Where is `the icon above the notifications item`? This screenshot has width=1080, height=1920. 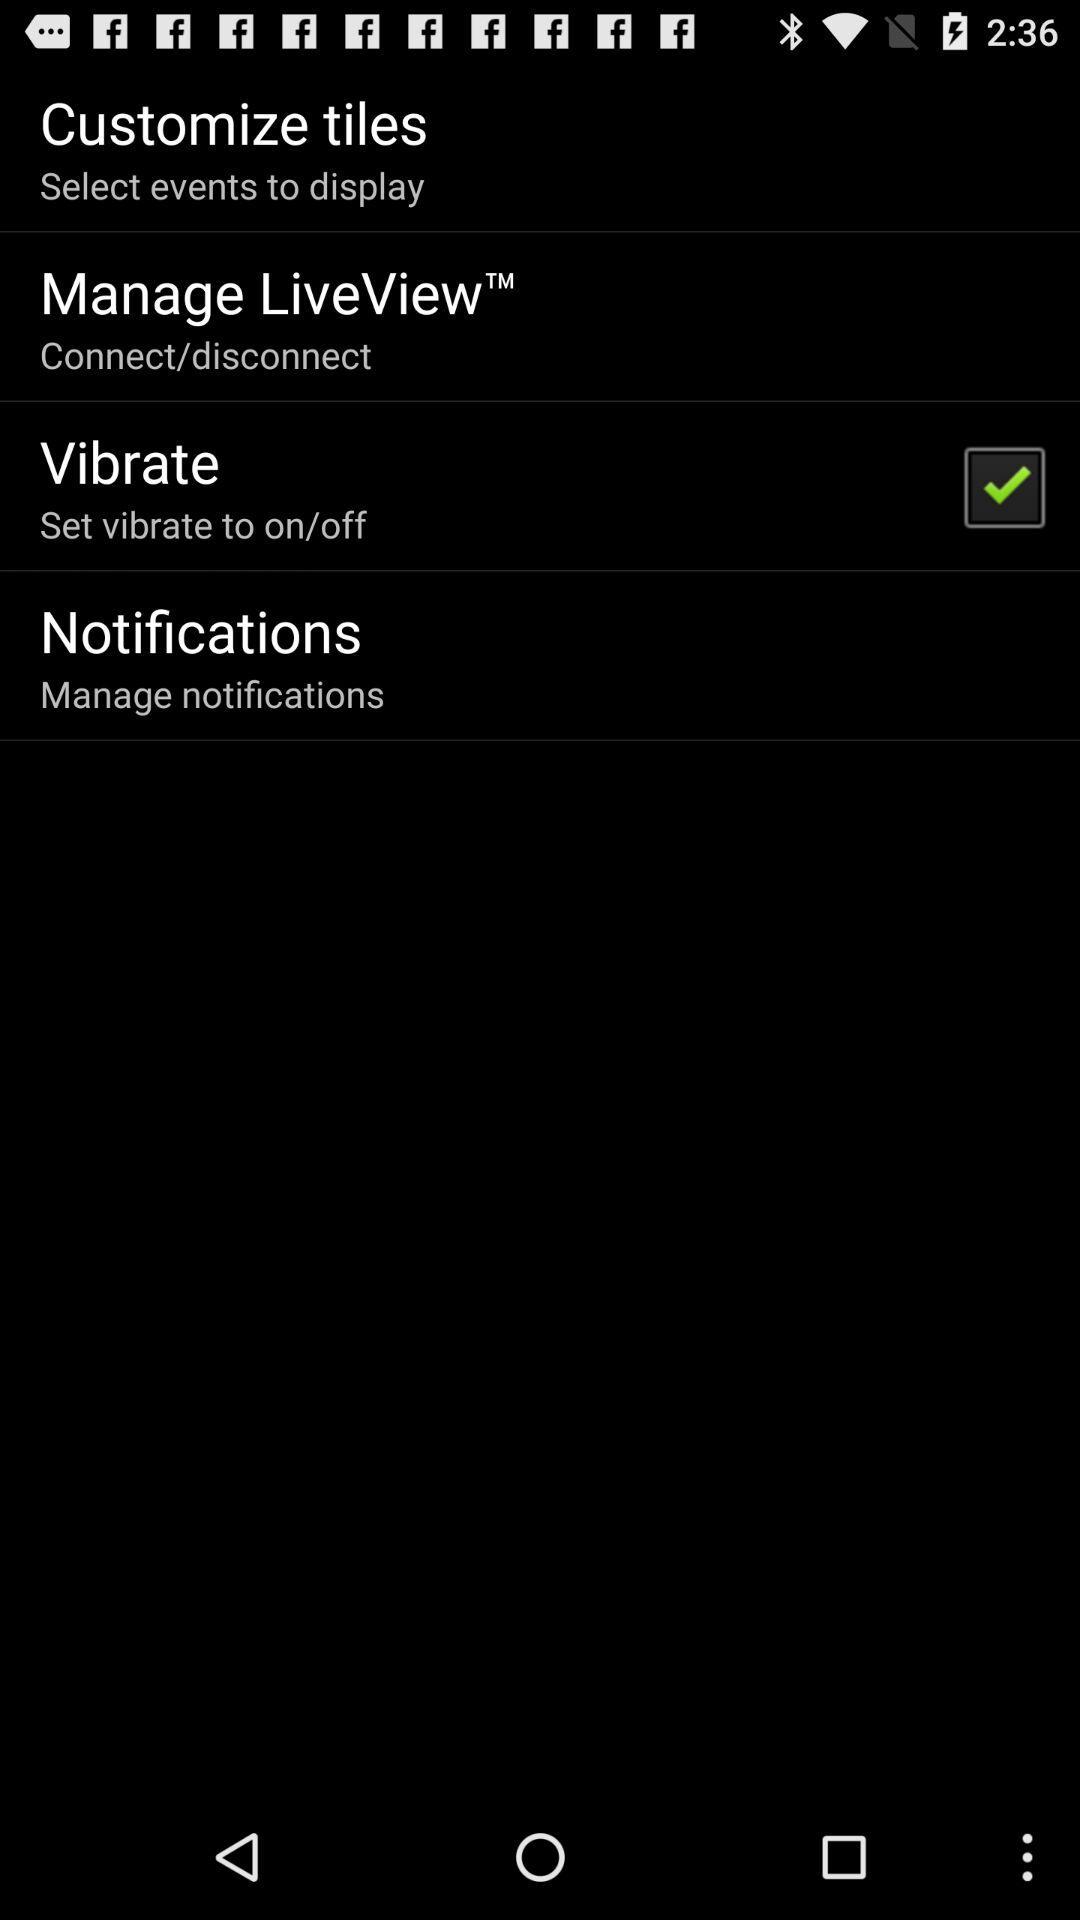 the icon above the notifications item is located at coordinates (203, 524).